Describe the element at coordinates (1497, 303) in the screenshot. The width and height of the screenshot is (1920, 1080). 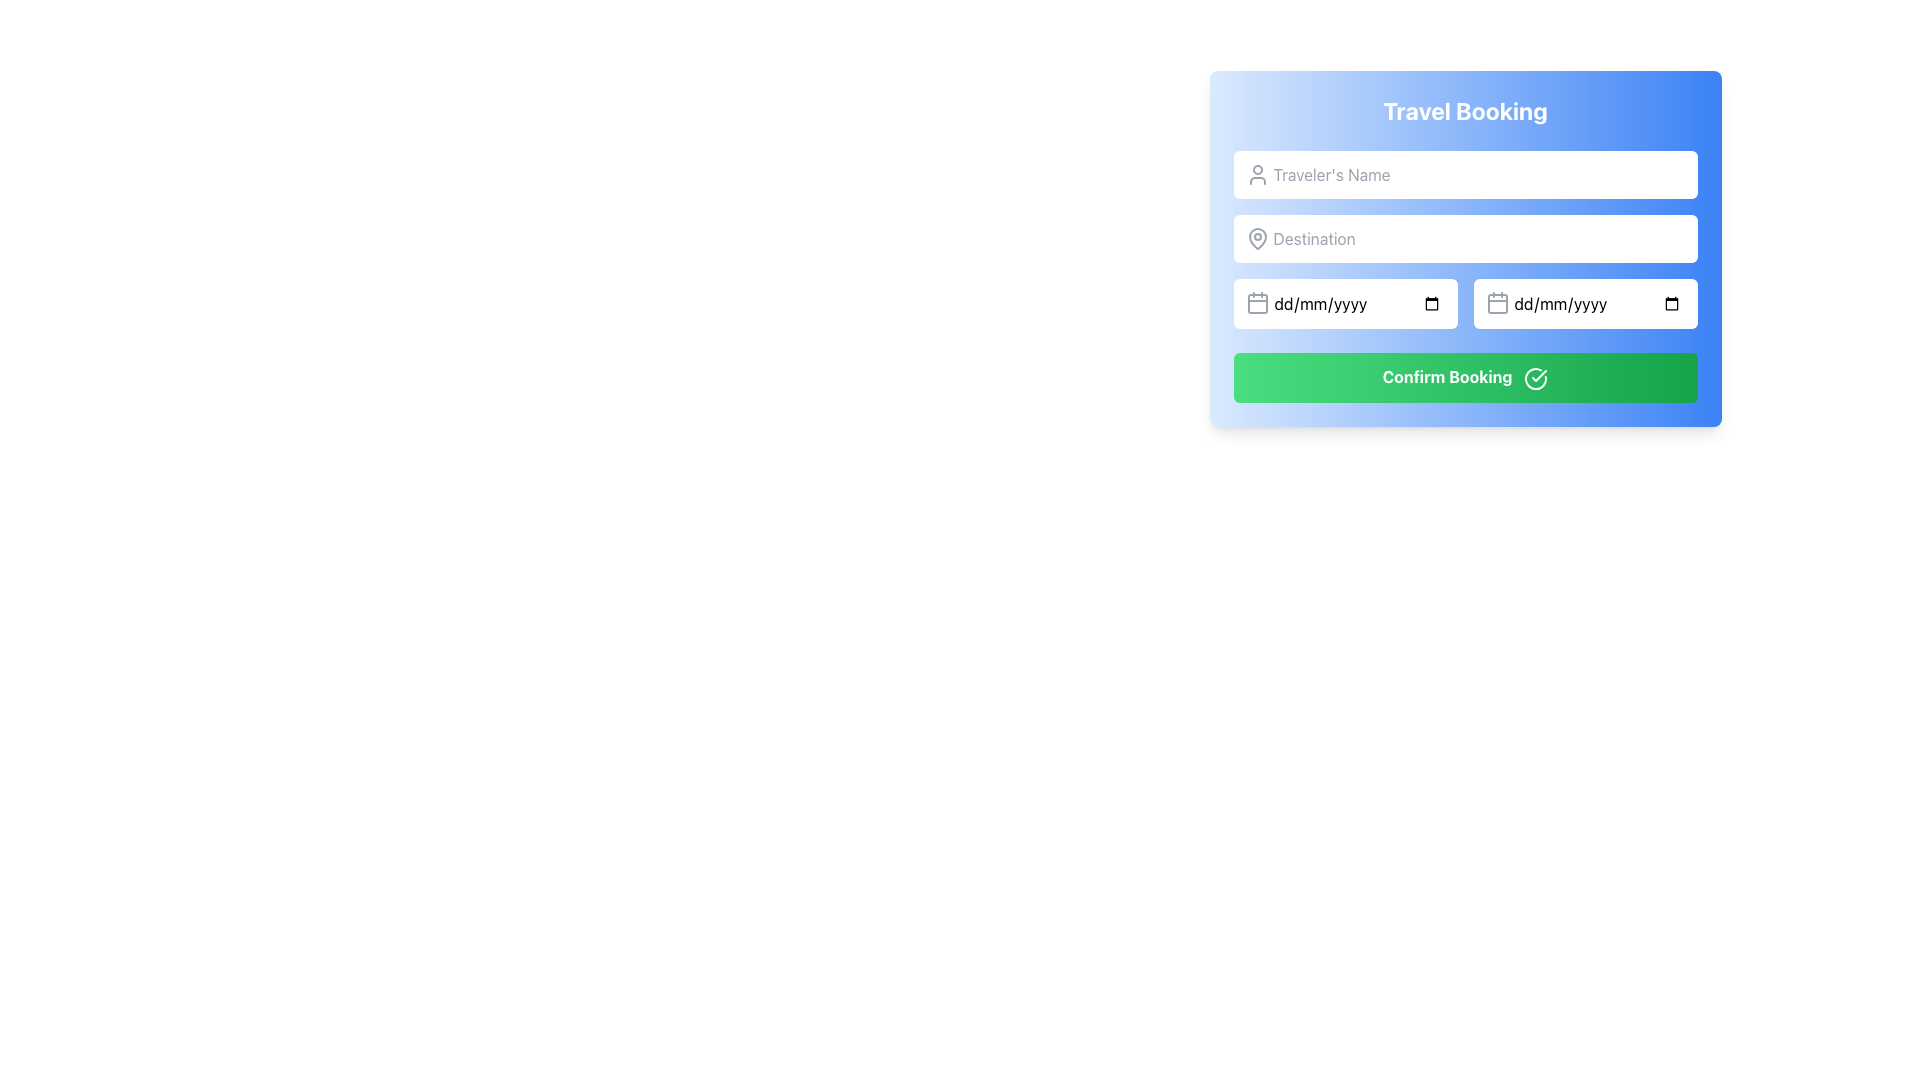
I see `the minimalist flat design calendar icon located to the left of the second date input field` at that location.